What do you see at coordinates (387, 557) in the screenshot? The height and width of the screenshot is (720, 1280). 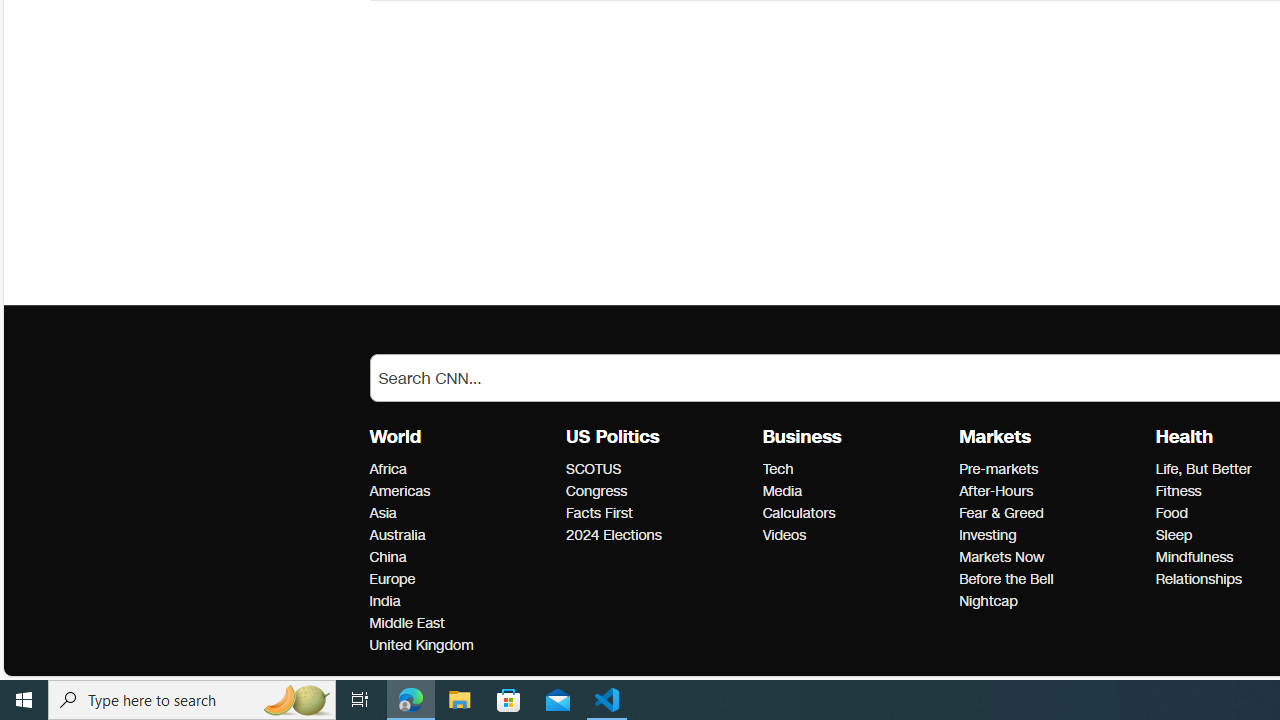 I see `'World China'` at bounding box center [387, 557].